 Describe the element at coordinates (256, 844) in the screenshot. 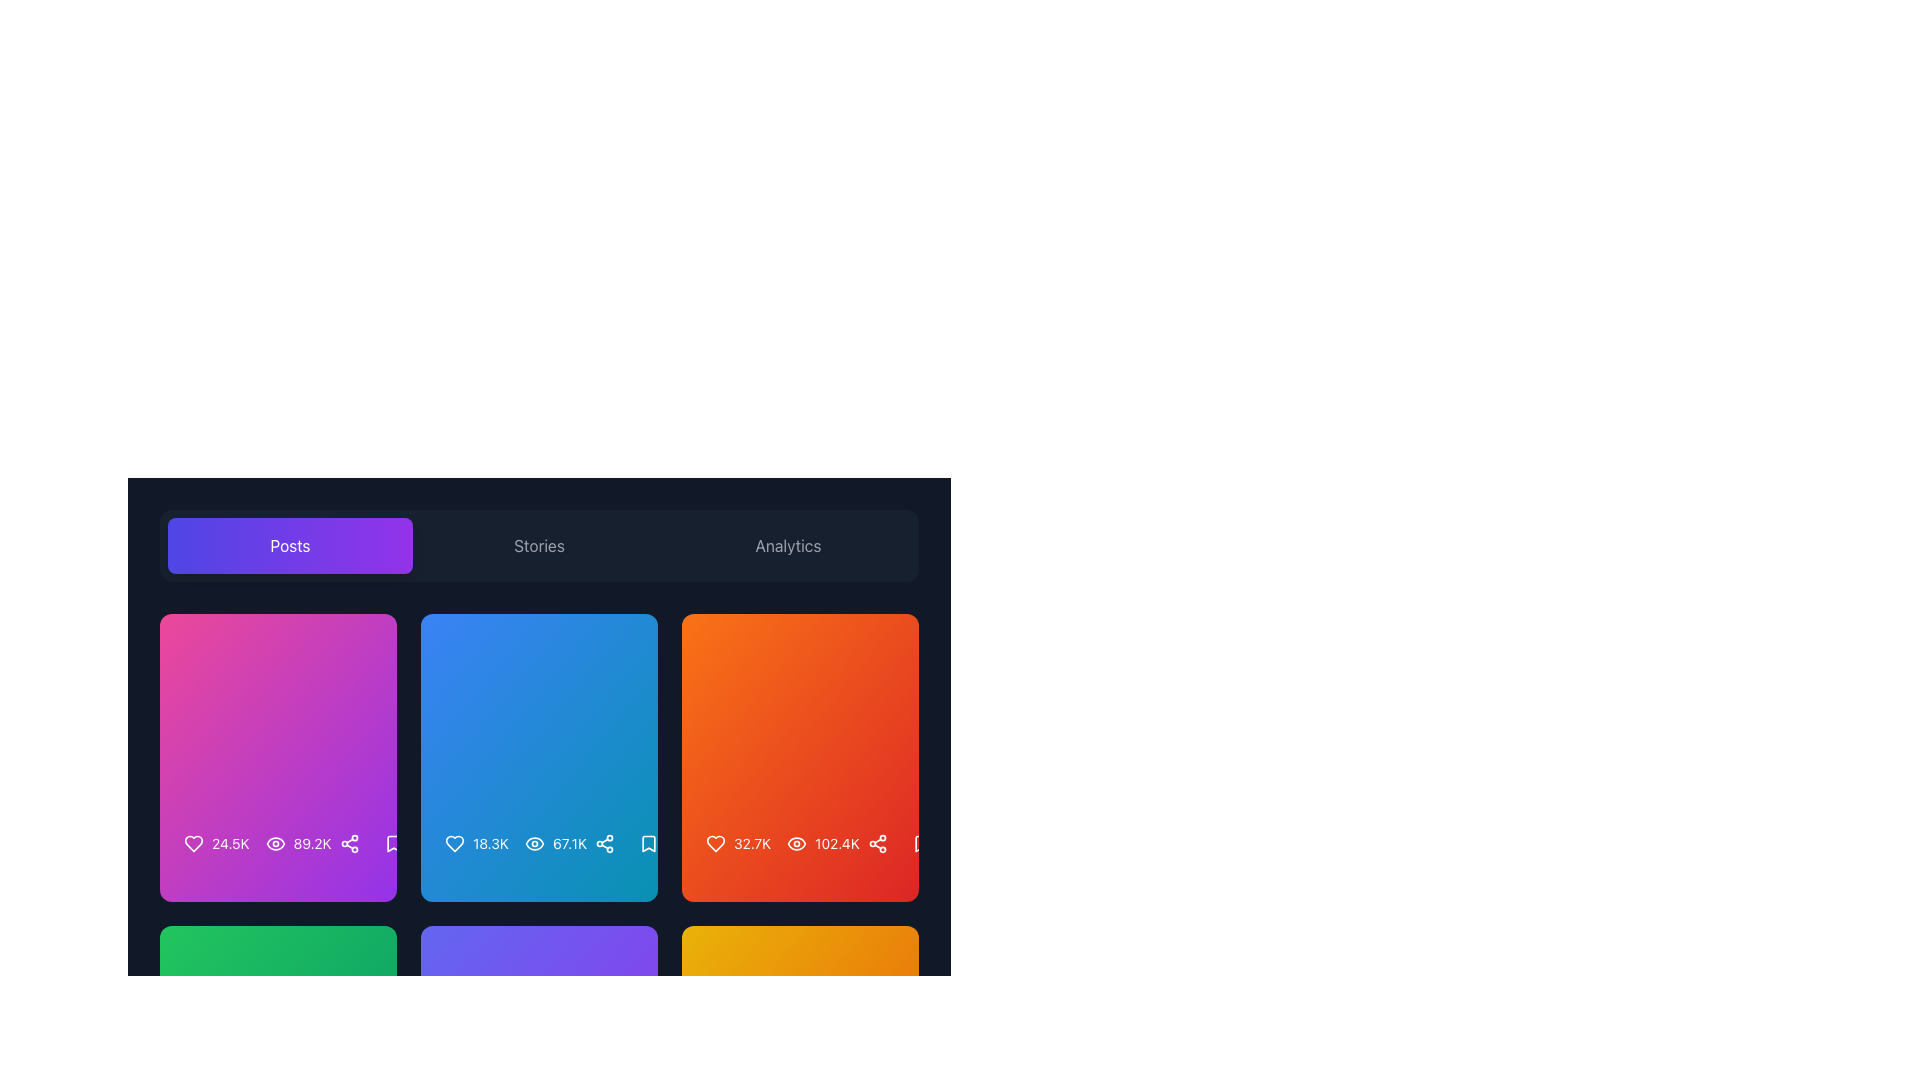

I see `the Statistical display component that shows a heart icon with '24.5K' and an eye icon with '89.2K', located in the pink gradient card in the first column on the left` at that location.